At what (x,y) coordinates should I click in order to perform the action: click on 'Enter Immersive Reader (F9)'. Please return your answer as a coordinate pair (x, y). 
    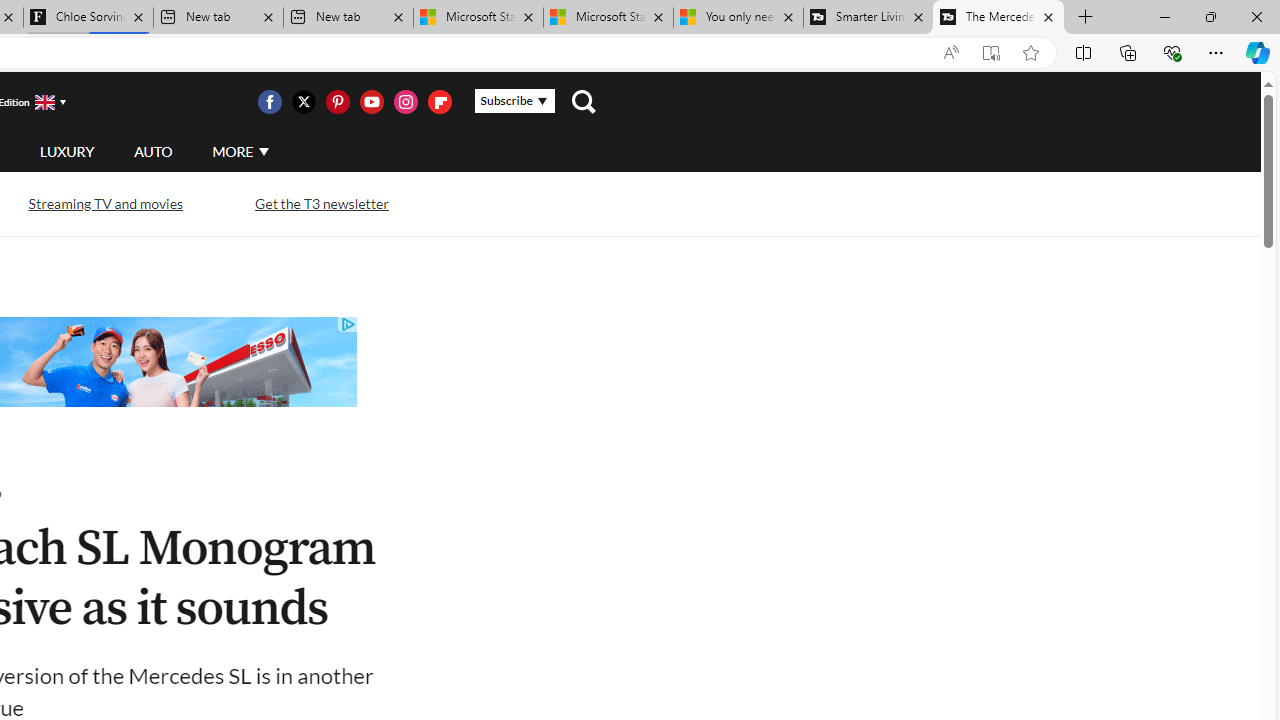
    Looking at the image, I should click on (991, 52).